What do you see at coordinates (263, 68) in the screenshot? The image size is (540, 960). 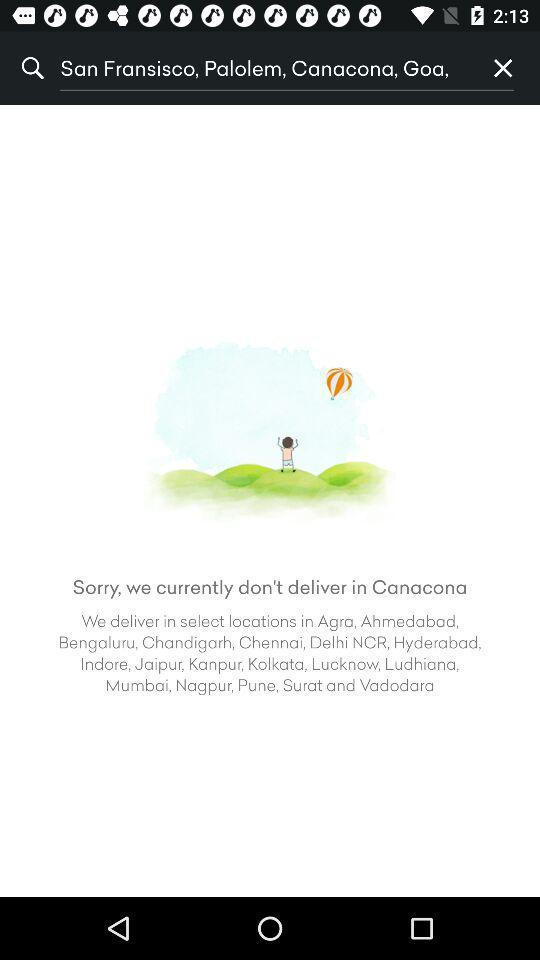 I see `the icon to the left of p icon` at bounding box center [263, 68].